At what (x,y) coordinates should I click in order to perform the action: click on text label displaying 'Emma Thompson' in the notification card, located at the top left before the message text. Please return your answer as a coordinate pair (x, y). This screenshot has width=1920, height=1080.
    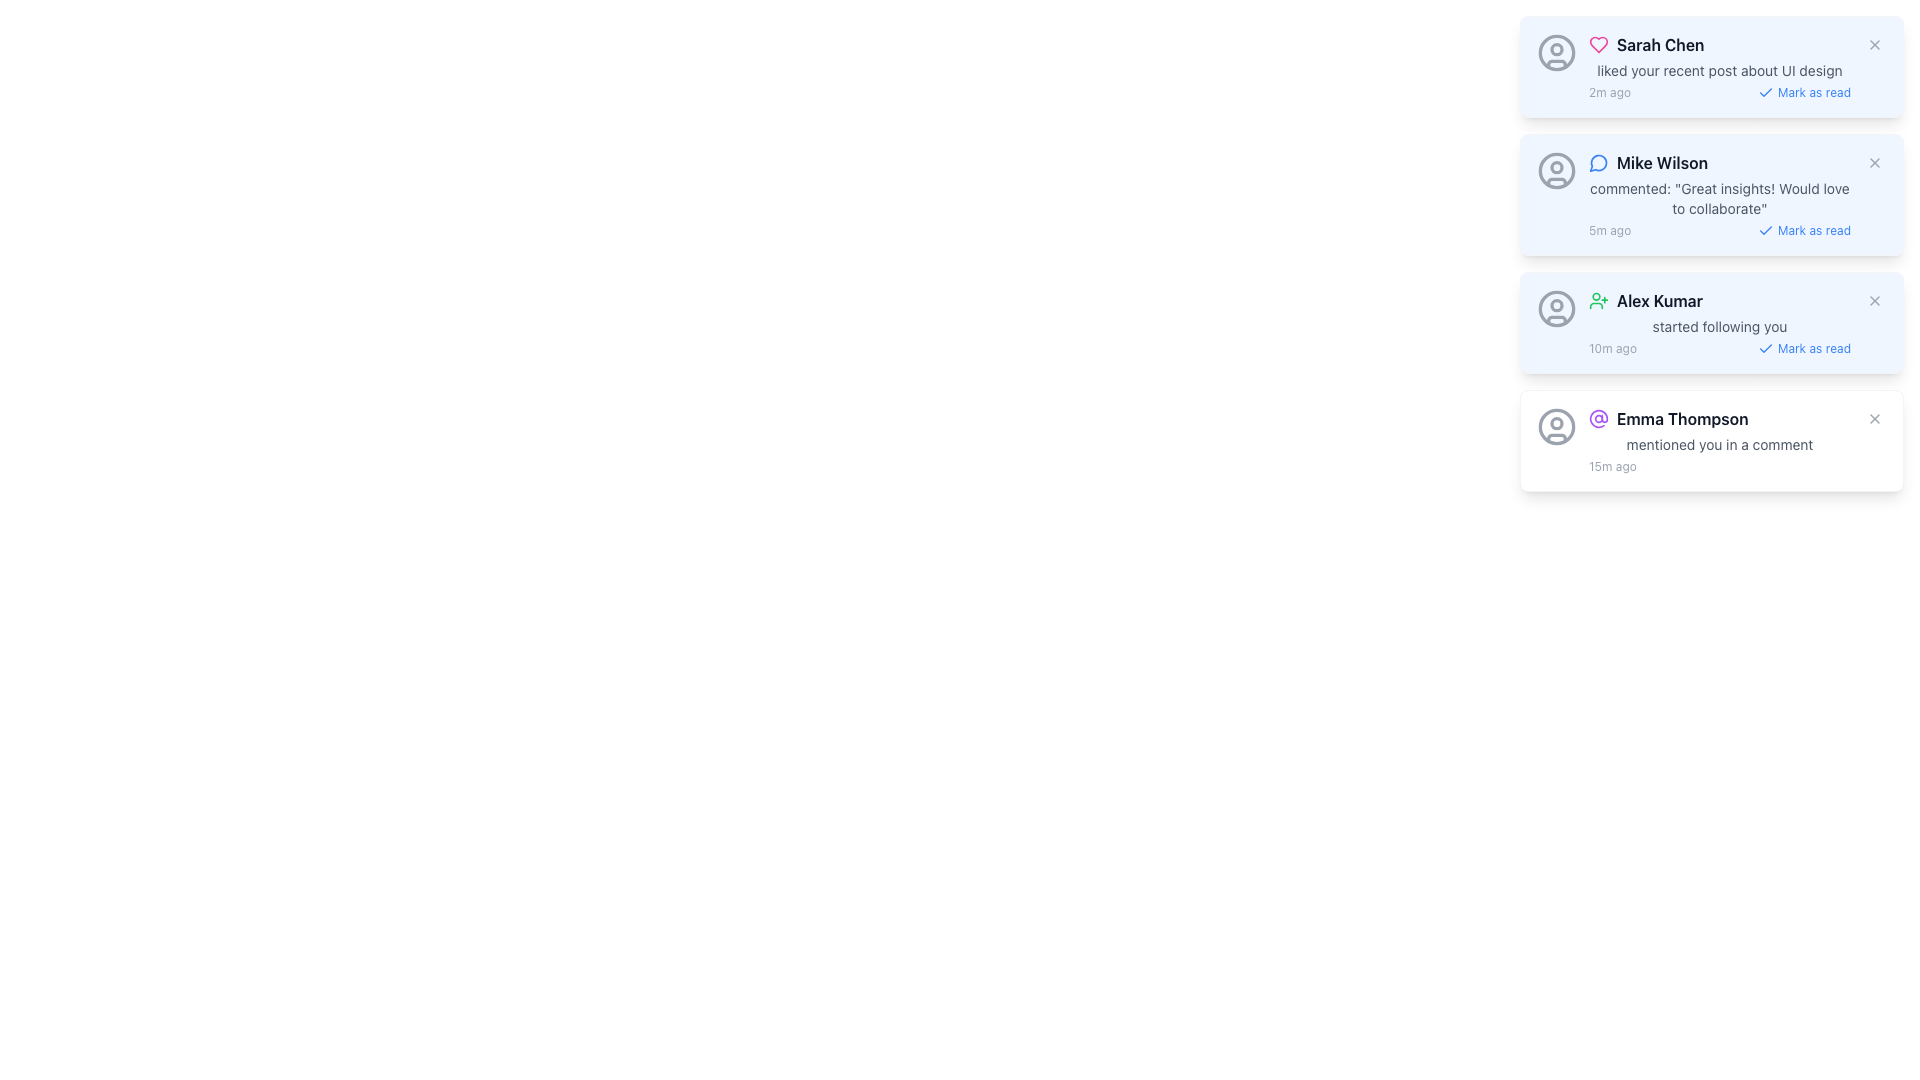
    Looking at the image, I should click on (1718, 418).